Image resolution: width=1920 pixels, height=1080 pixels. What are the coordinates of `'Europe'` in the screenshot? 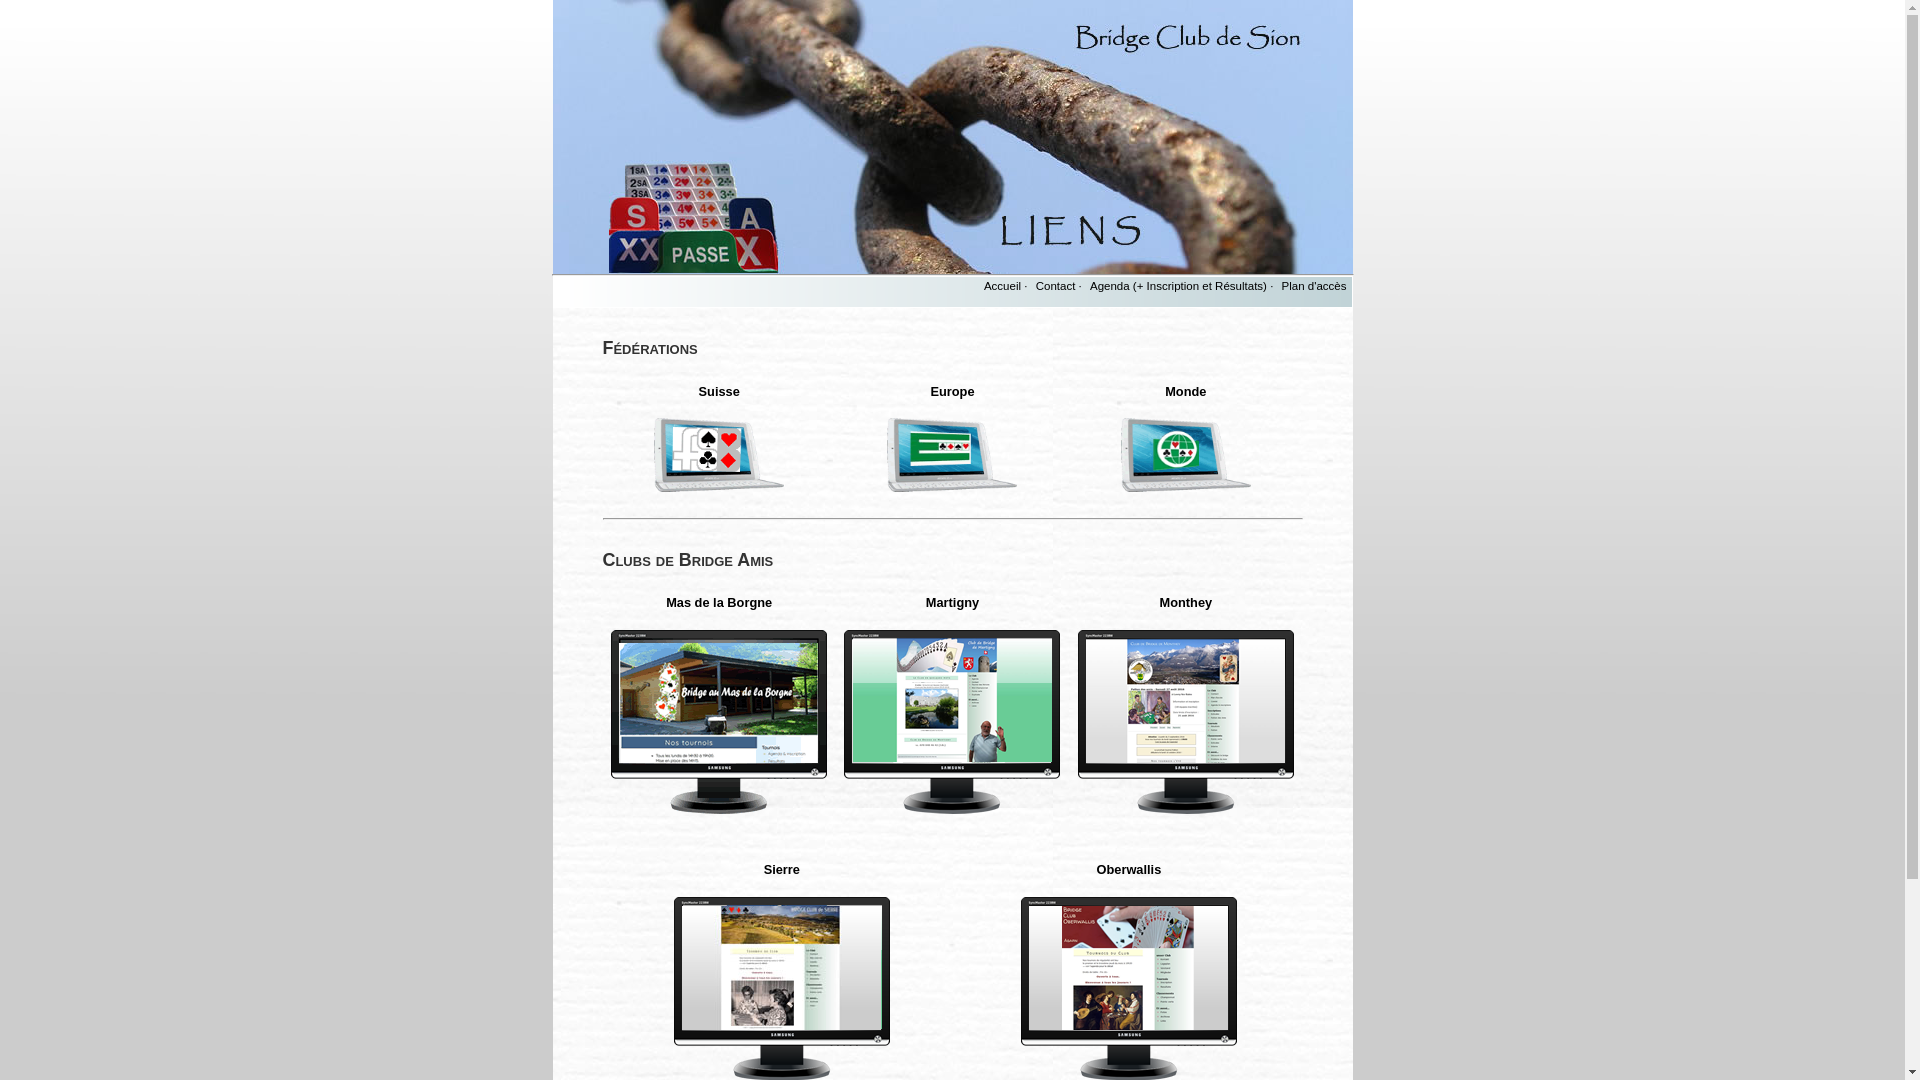 It's located at (950, 391).